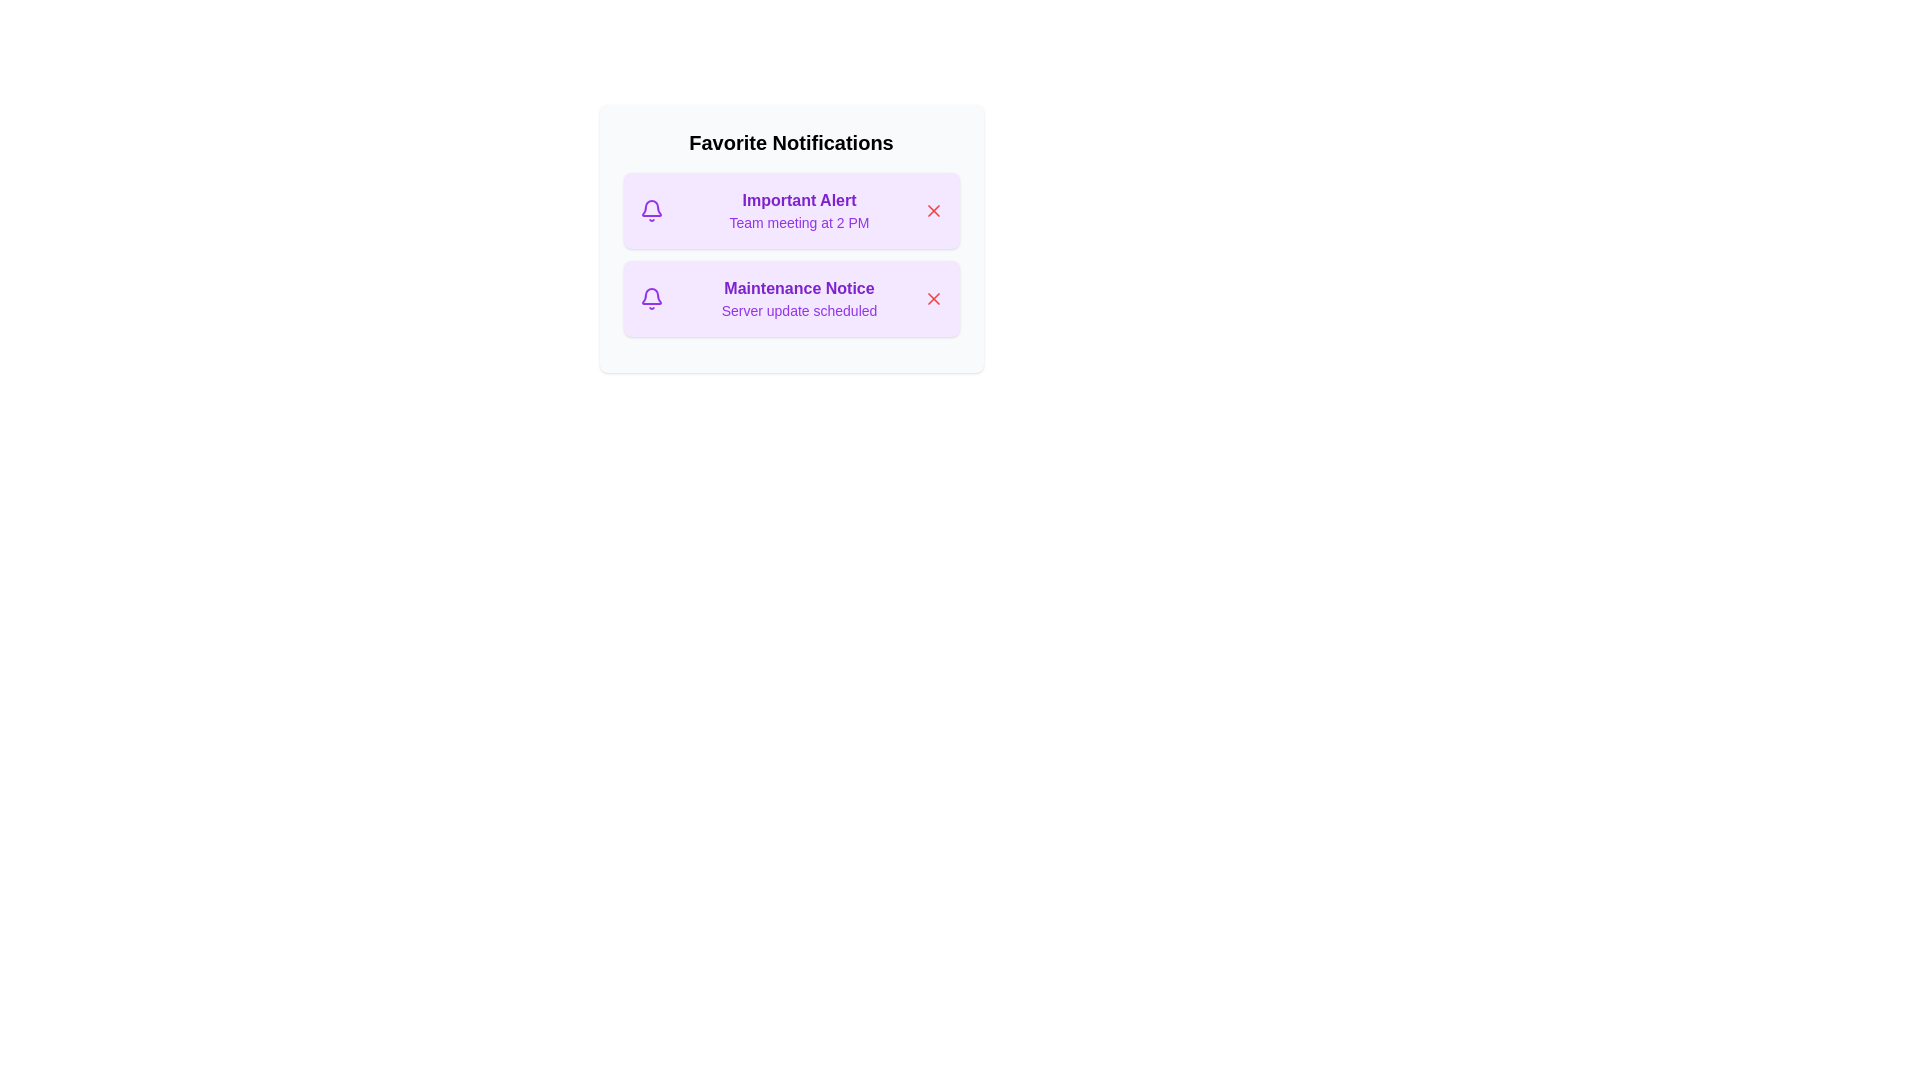  I want to click on the bell icon for Maintenance Notice notification, so click(651, 299).